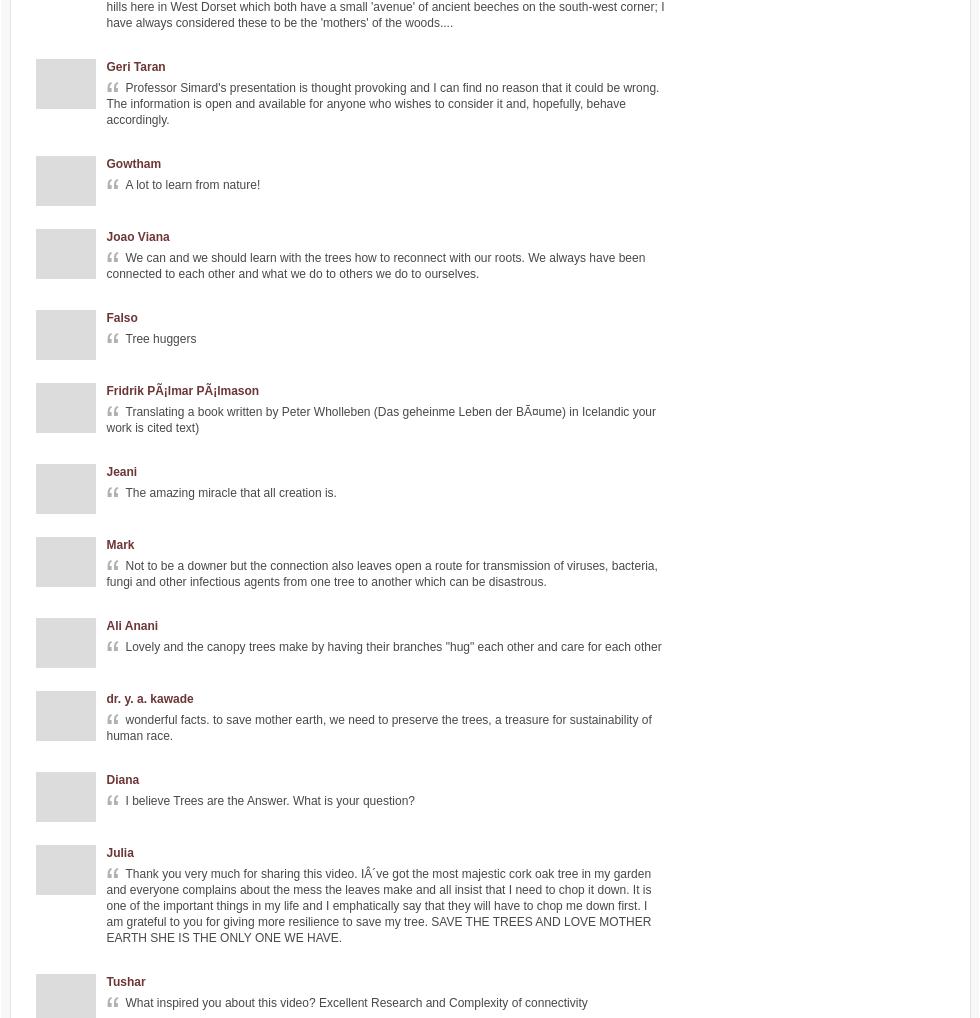  What do you see at coordinates (125, 981) in the screenshot?
I see `'Tushar'` at bounding box center [125, 981].